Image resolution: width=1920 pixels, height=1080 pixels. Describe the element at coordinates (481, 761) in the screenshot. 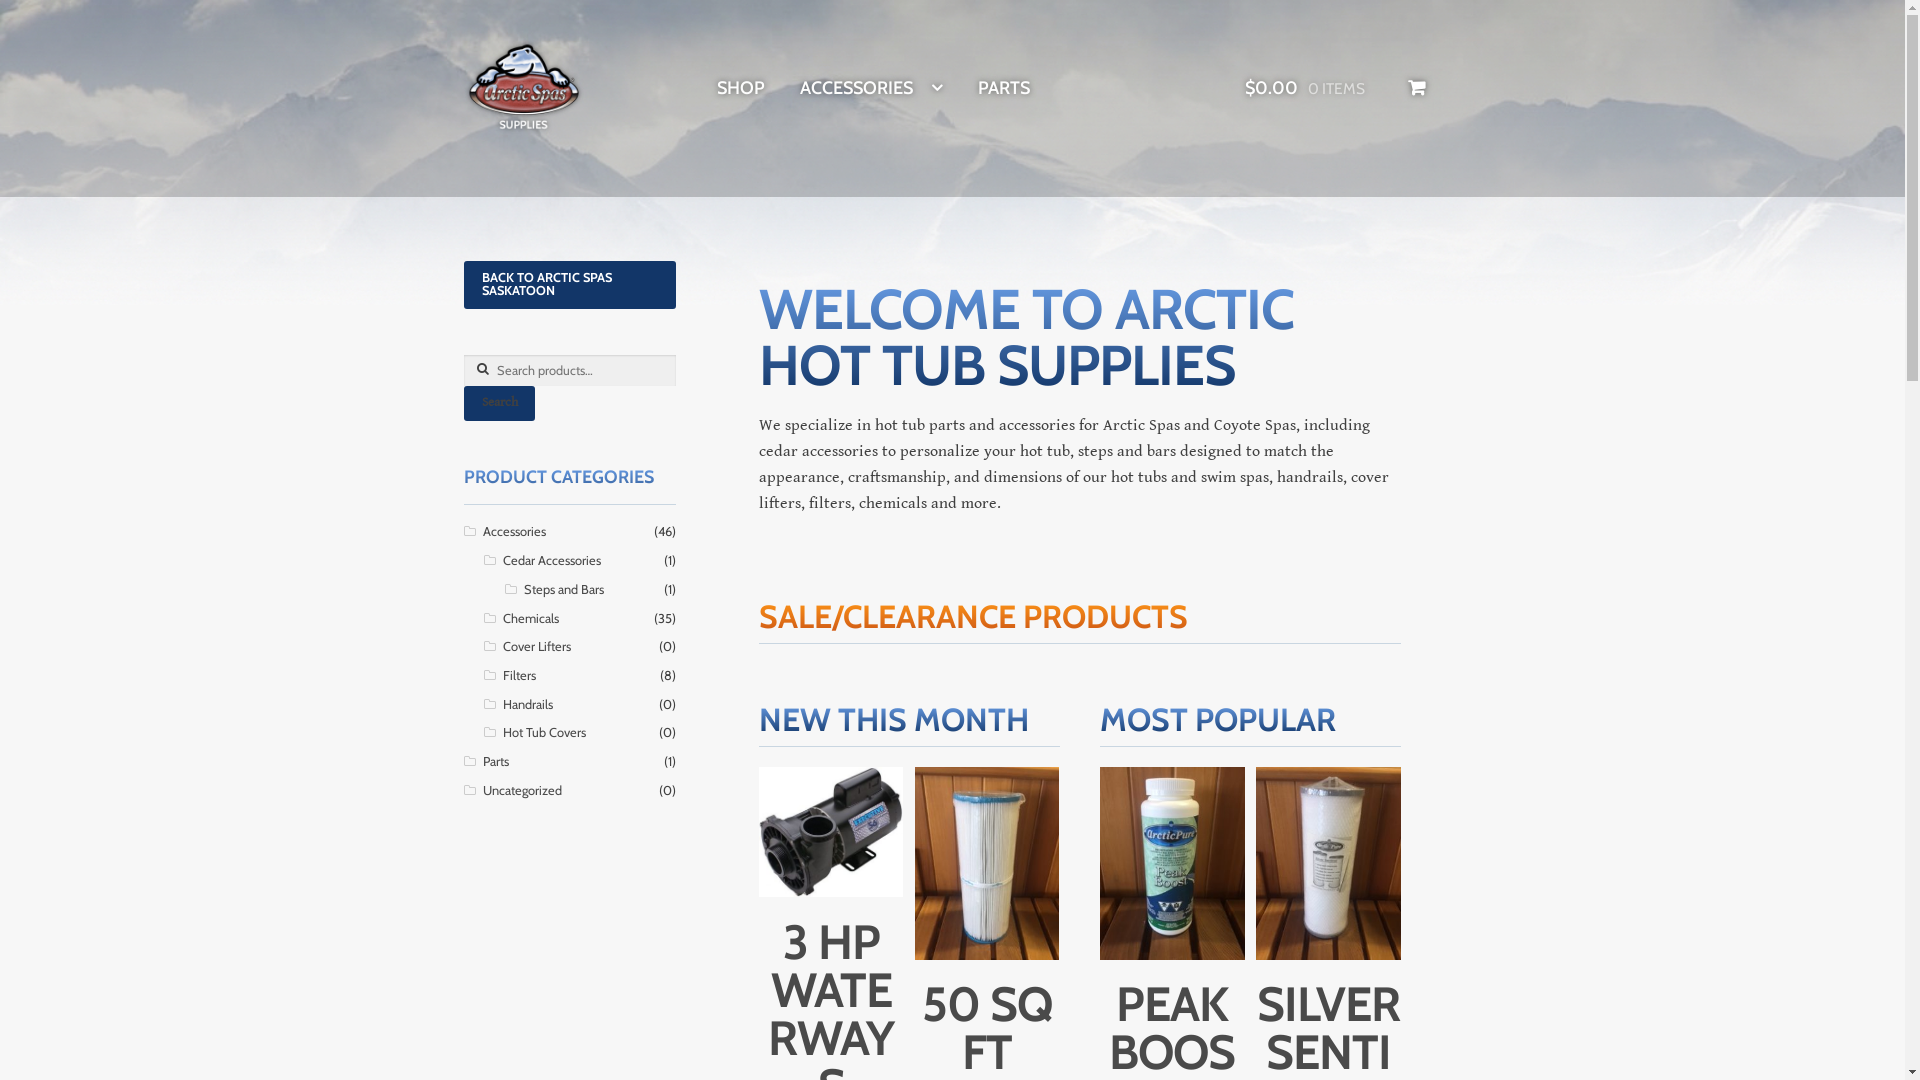

I see `'Parts'` at that location.